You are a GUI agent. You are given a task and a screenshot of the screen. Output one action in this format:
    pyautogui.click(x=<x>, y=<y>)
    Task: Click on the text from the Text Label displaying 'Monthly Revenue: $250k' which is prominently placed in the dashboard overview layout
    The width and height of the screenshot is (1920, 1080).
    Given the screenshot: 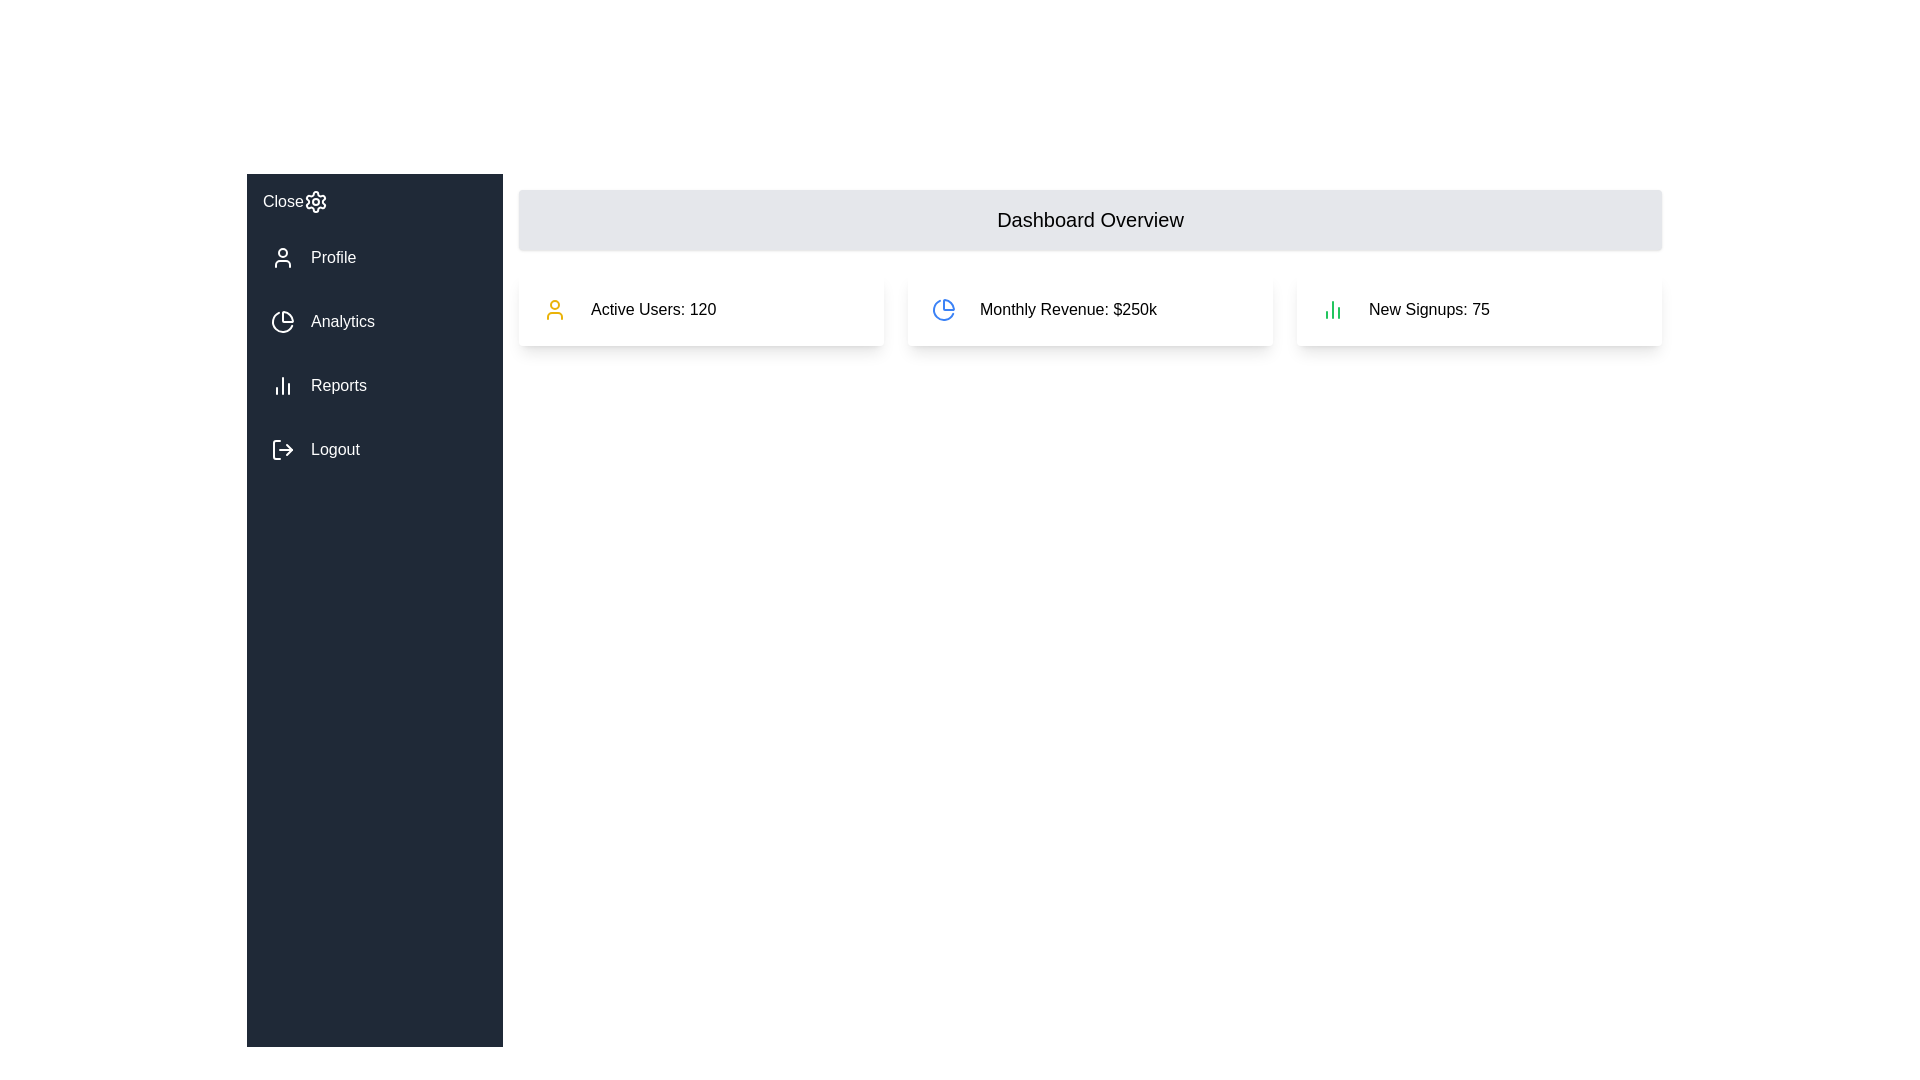 What is the action you would take?
    pyautogui.click(x=1067, y=309)
    